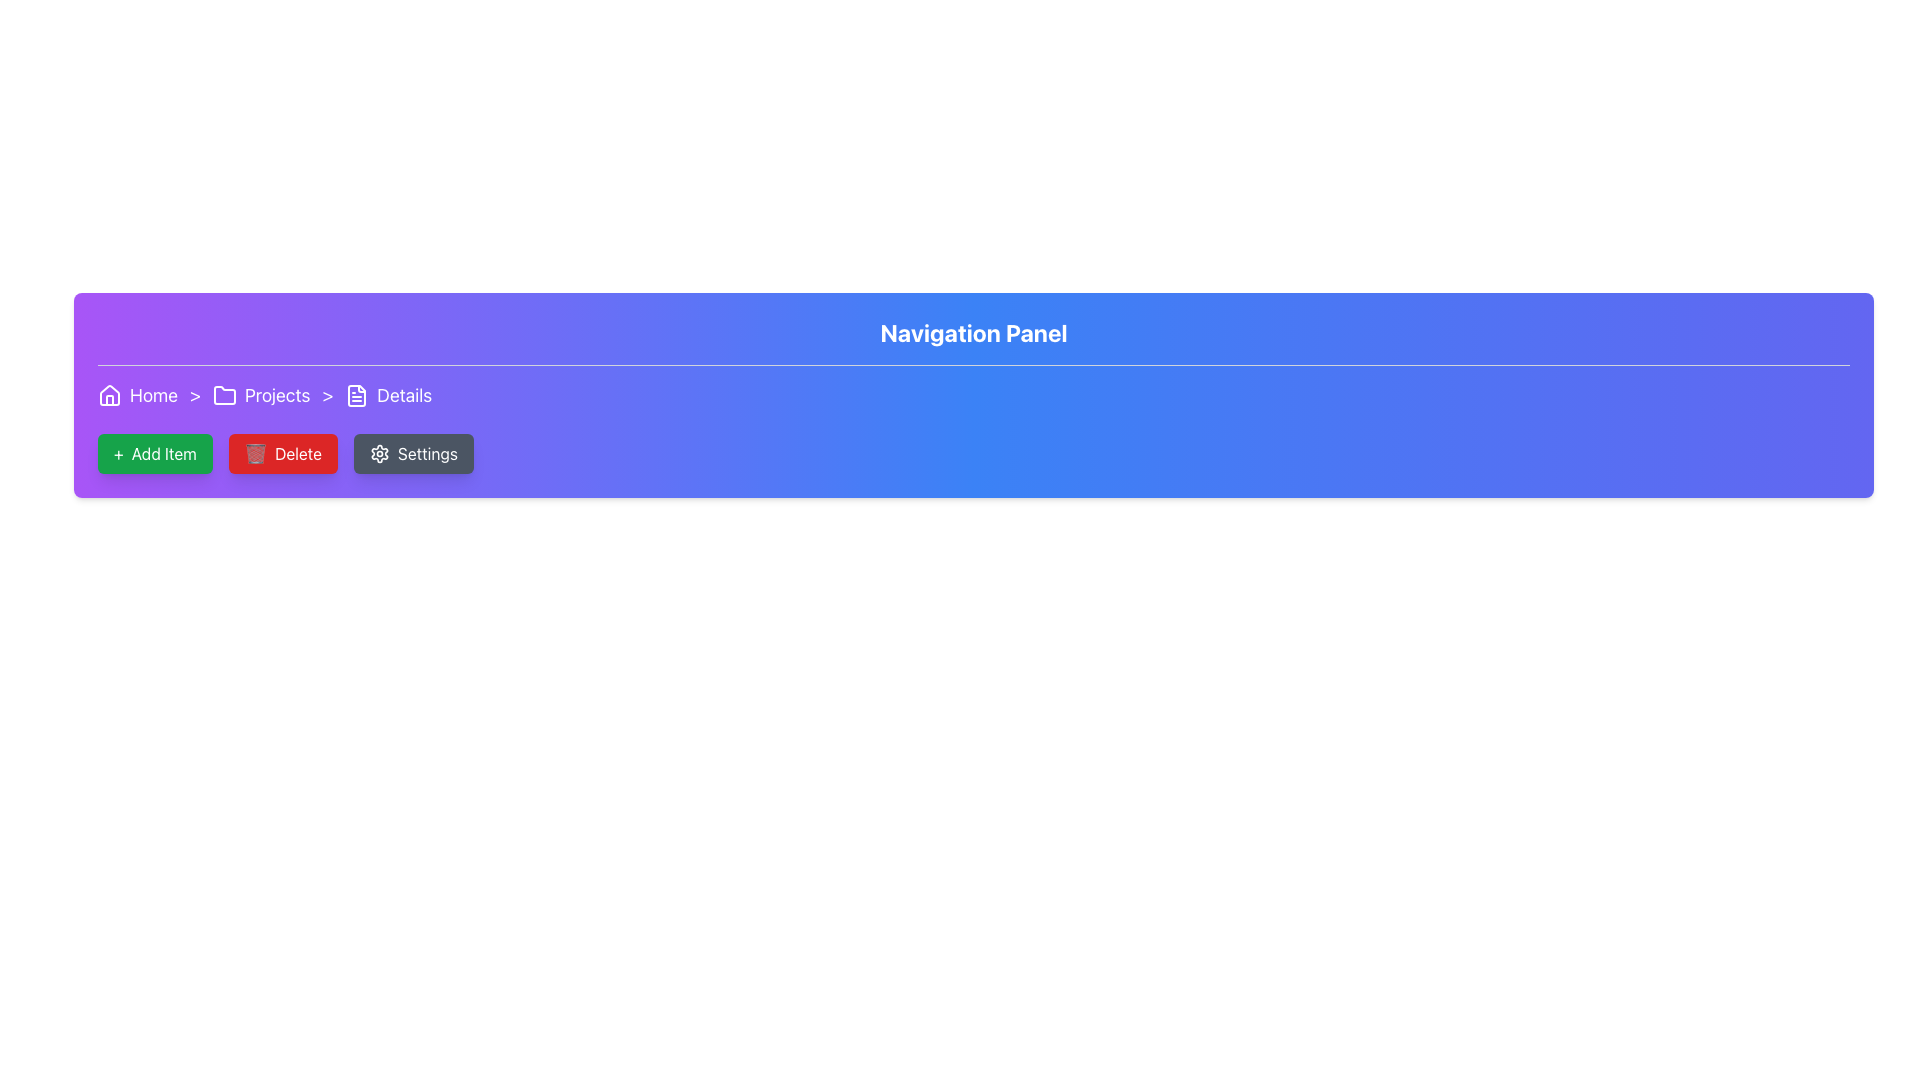 The image size is (1920, 1080). I want to click on the center of the house icon in the breadcrumb navigation bar, so click(109, 400).